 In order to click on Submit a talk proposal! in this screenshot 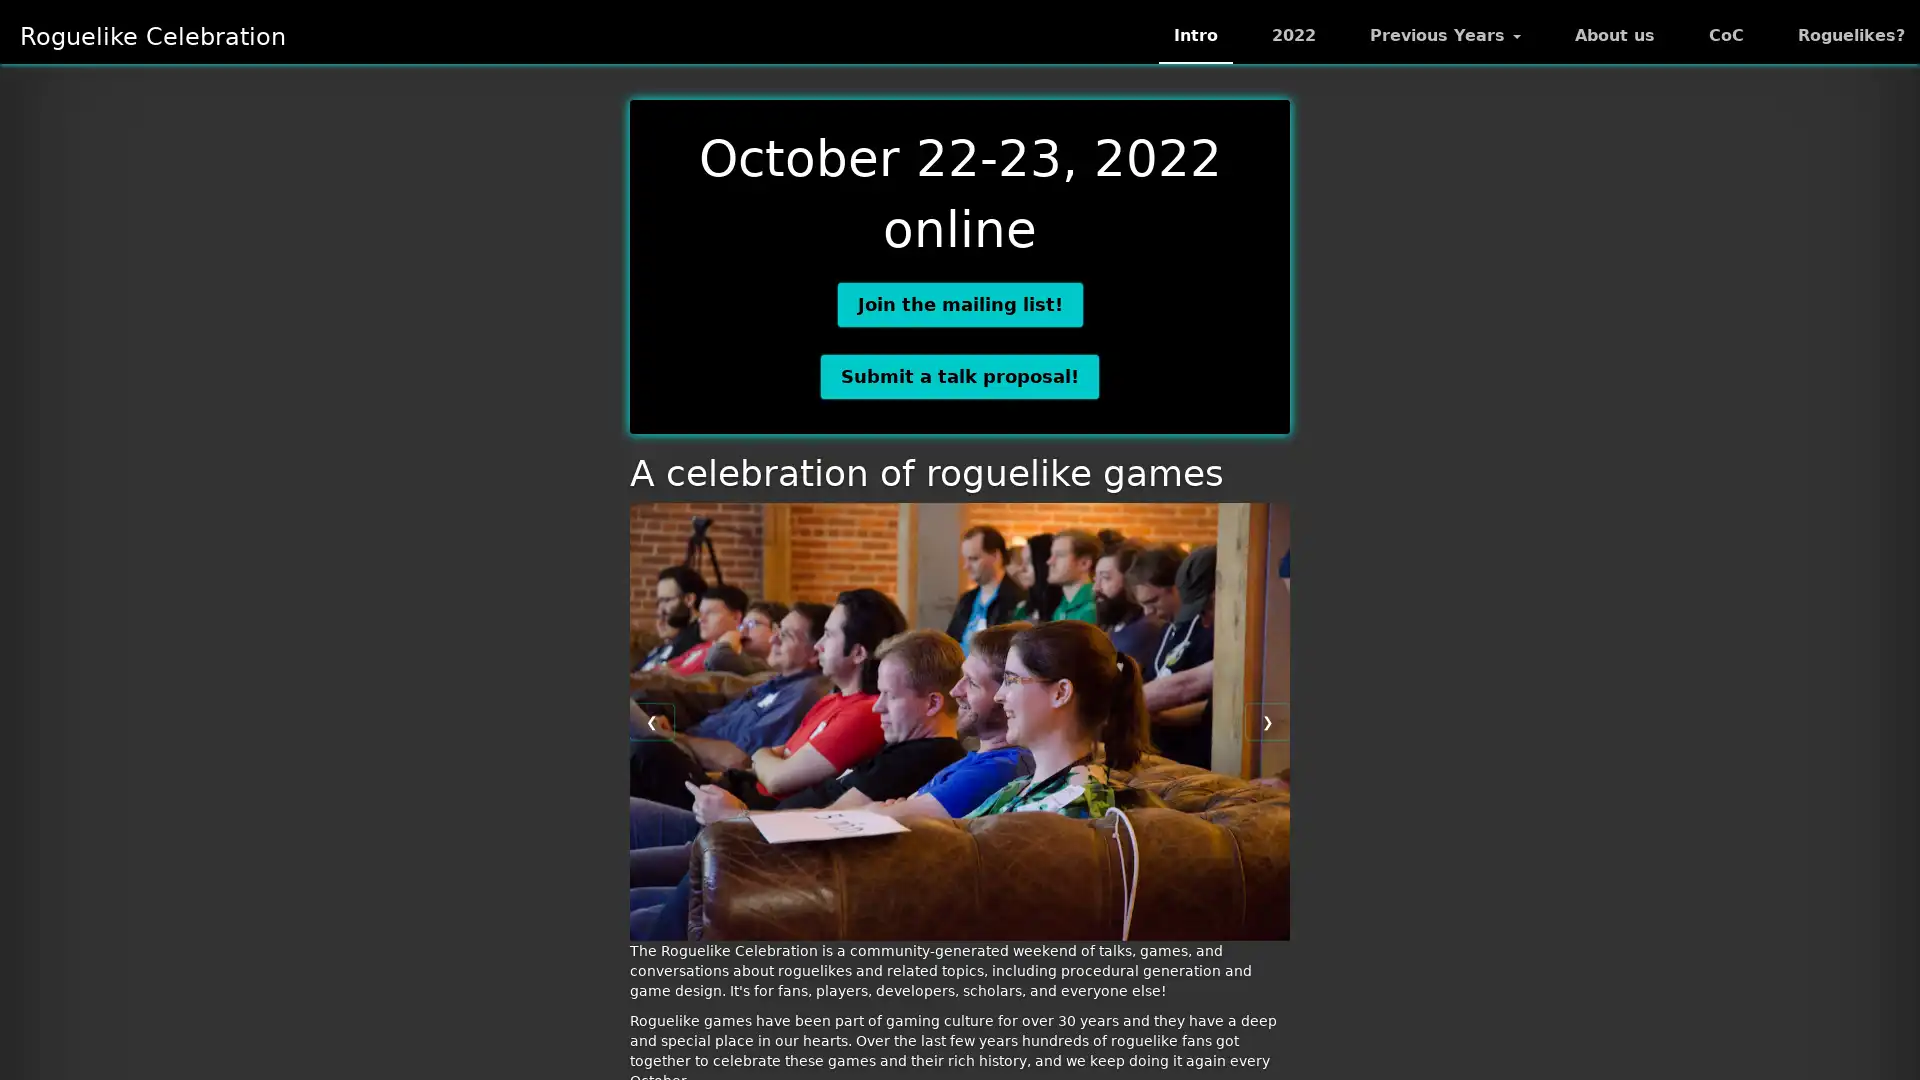, I will do `click(960, 375)`.